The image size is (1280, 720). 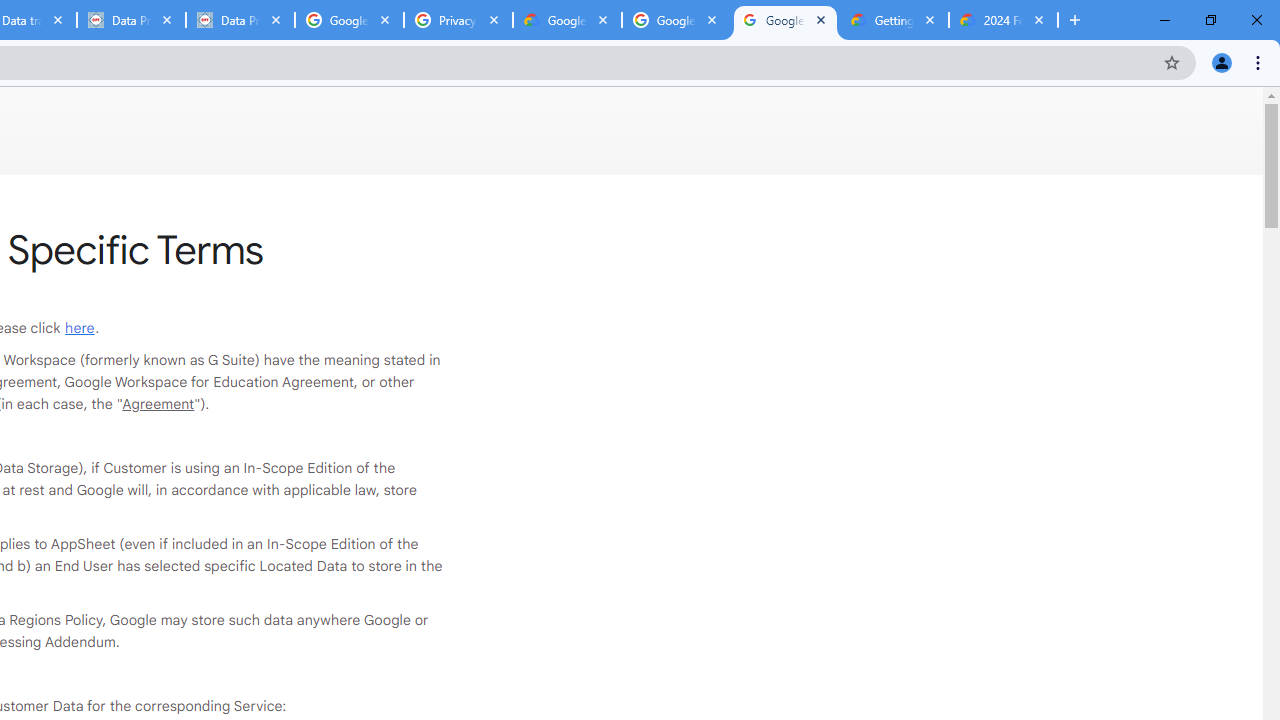 What do you see at coordinates (80, 326) in the screenshot?
I see `'here'` at bounding box center [80, 326].